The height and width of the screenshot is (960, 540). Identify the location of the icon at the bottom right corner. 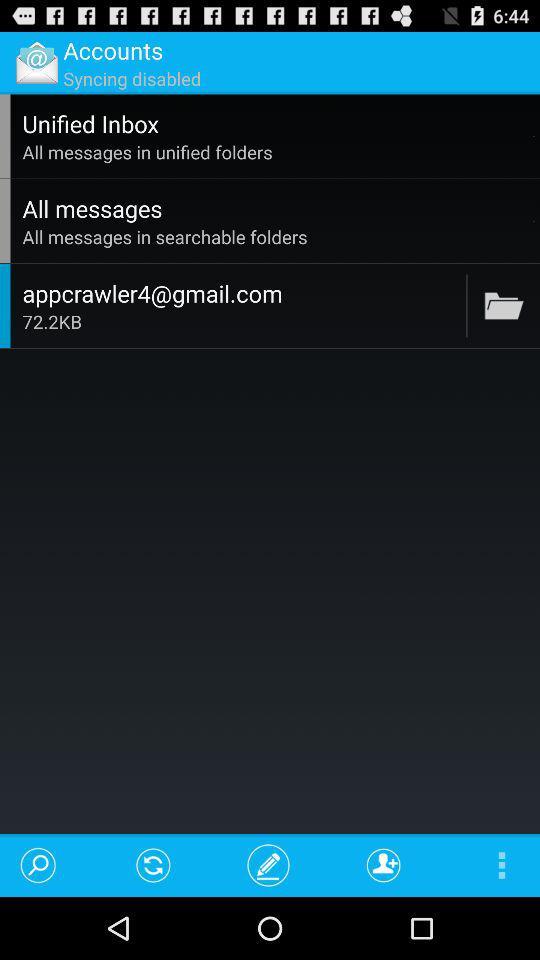
(490, 864).